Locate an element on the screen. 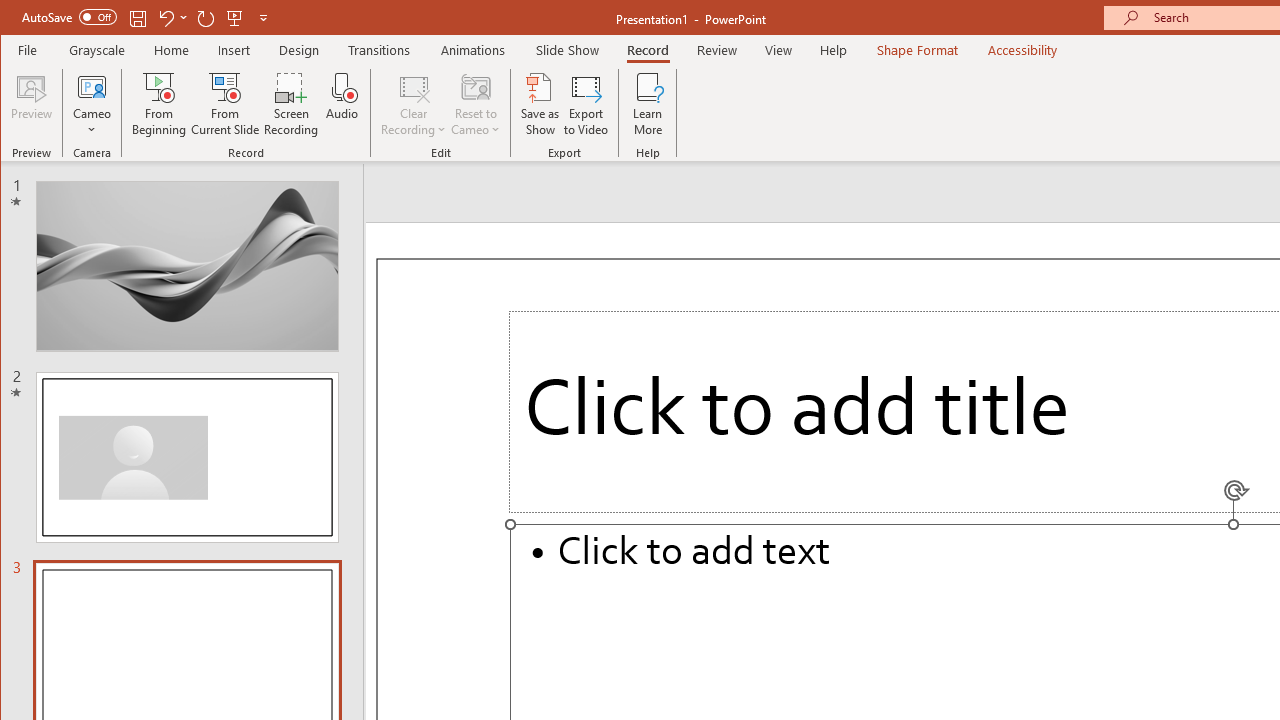 Image resolution: width=1280 pixels, height=720 pixels. 'File Tab' is located at coordinates (28, 49).